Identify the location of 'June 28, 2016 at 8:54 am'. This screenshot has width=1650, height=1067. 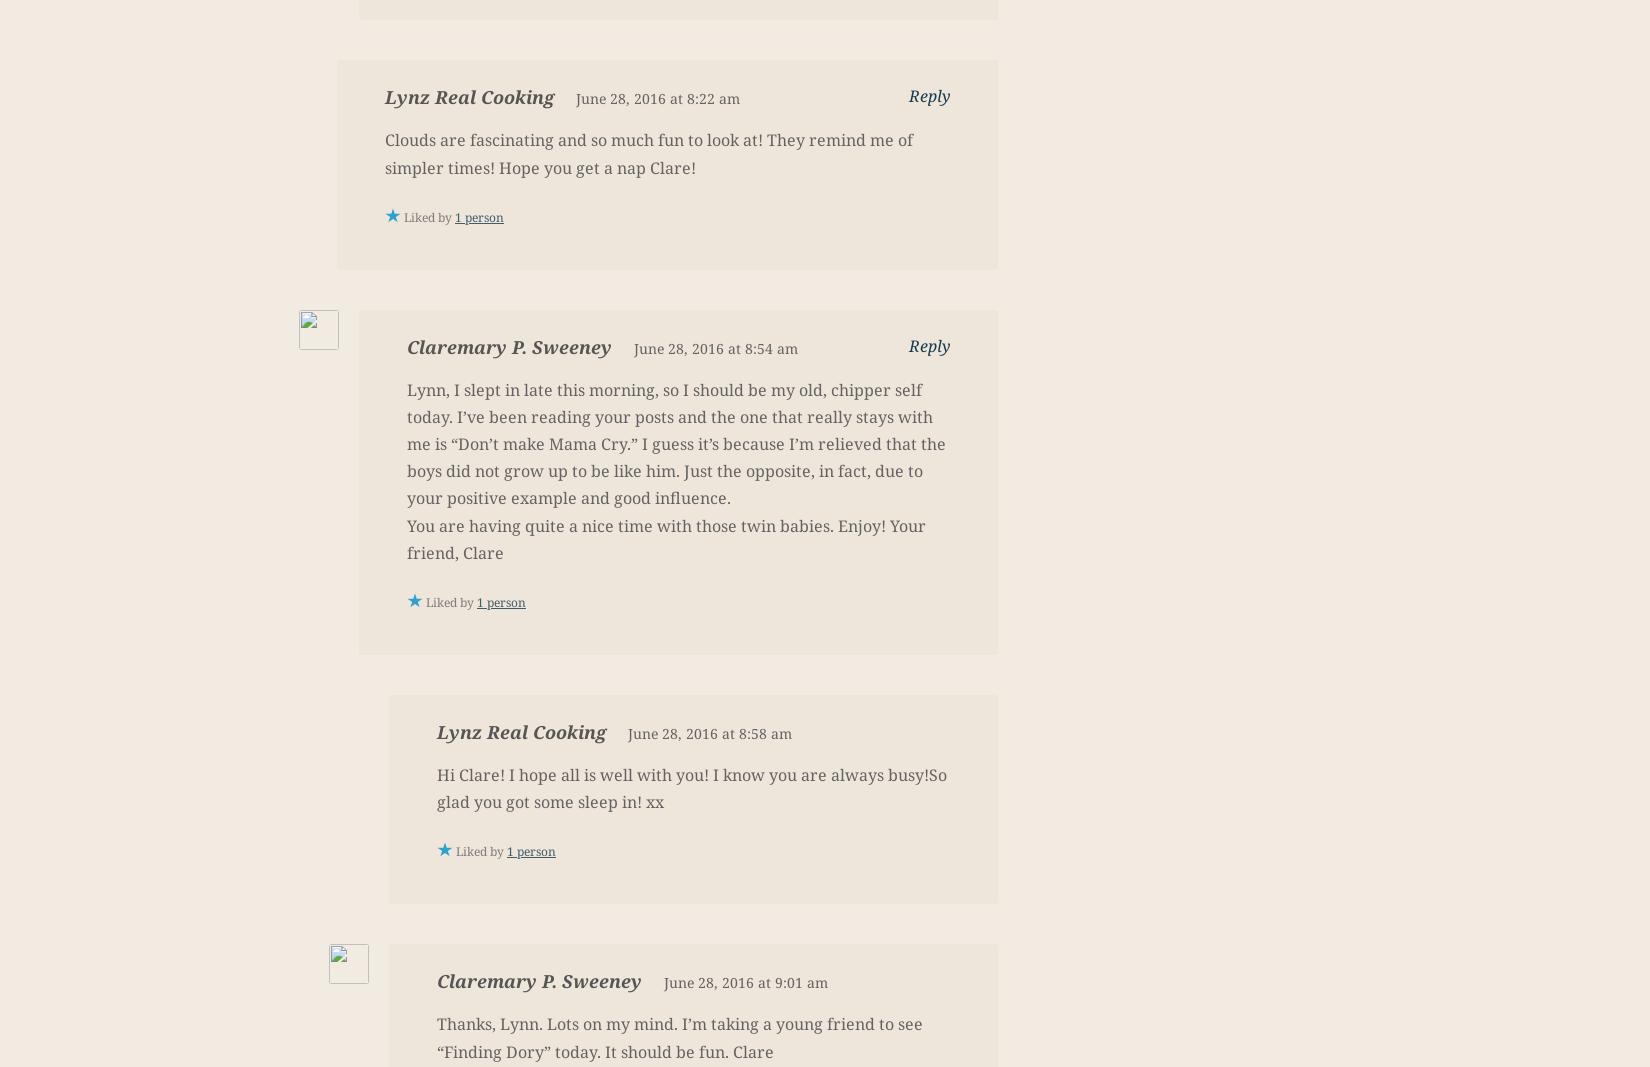
(714, 347).